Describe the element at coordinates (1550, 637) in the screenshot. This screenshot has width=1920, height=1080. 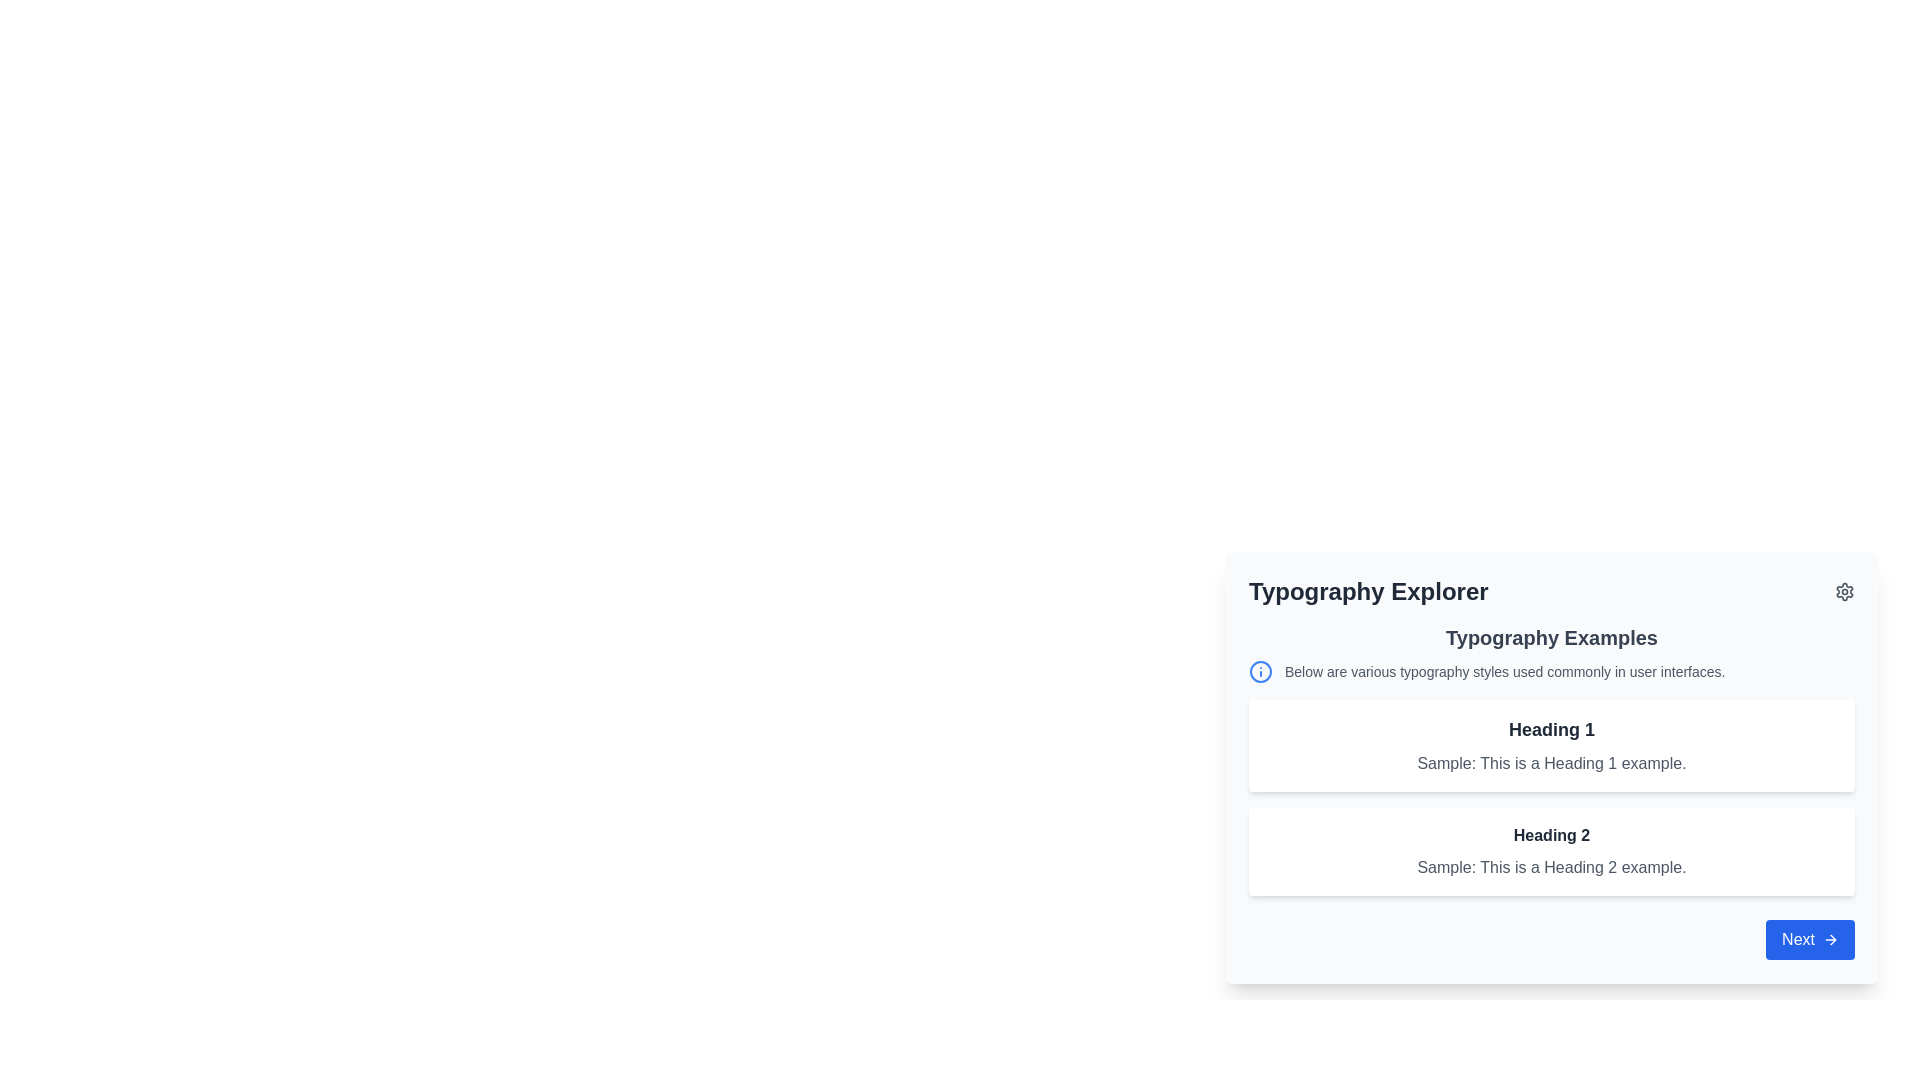
I see `the static text element that serves as a section title for typography examples, located beneath the main header 'Typography Explorer'` at that location.